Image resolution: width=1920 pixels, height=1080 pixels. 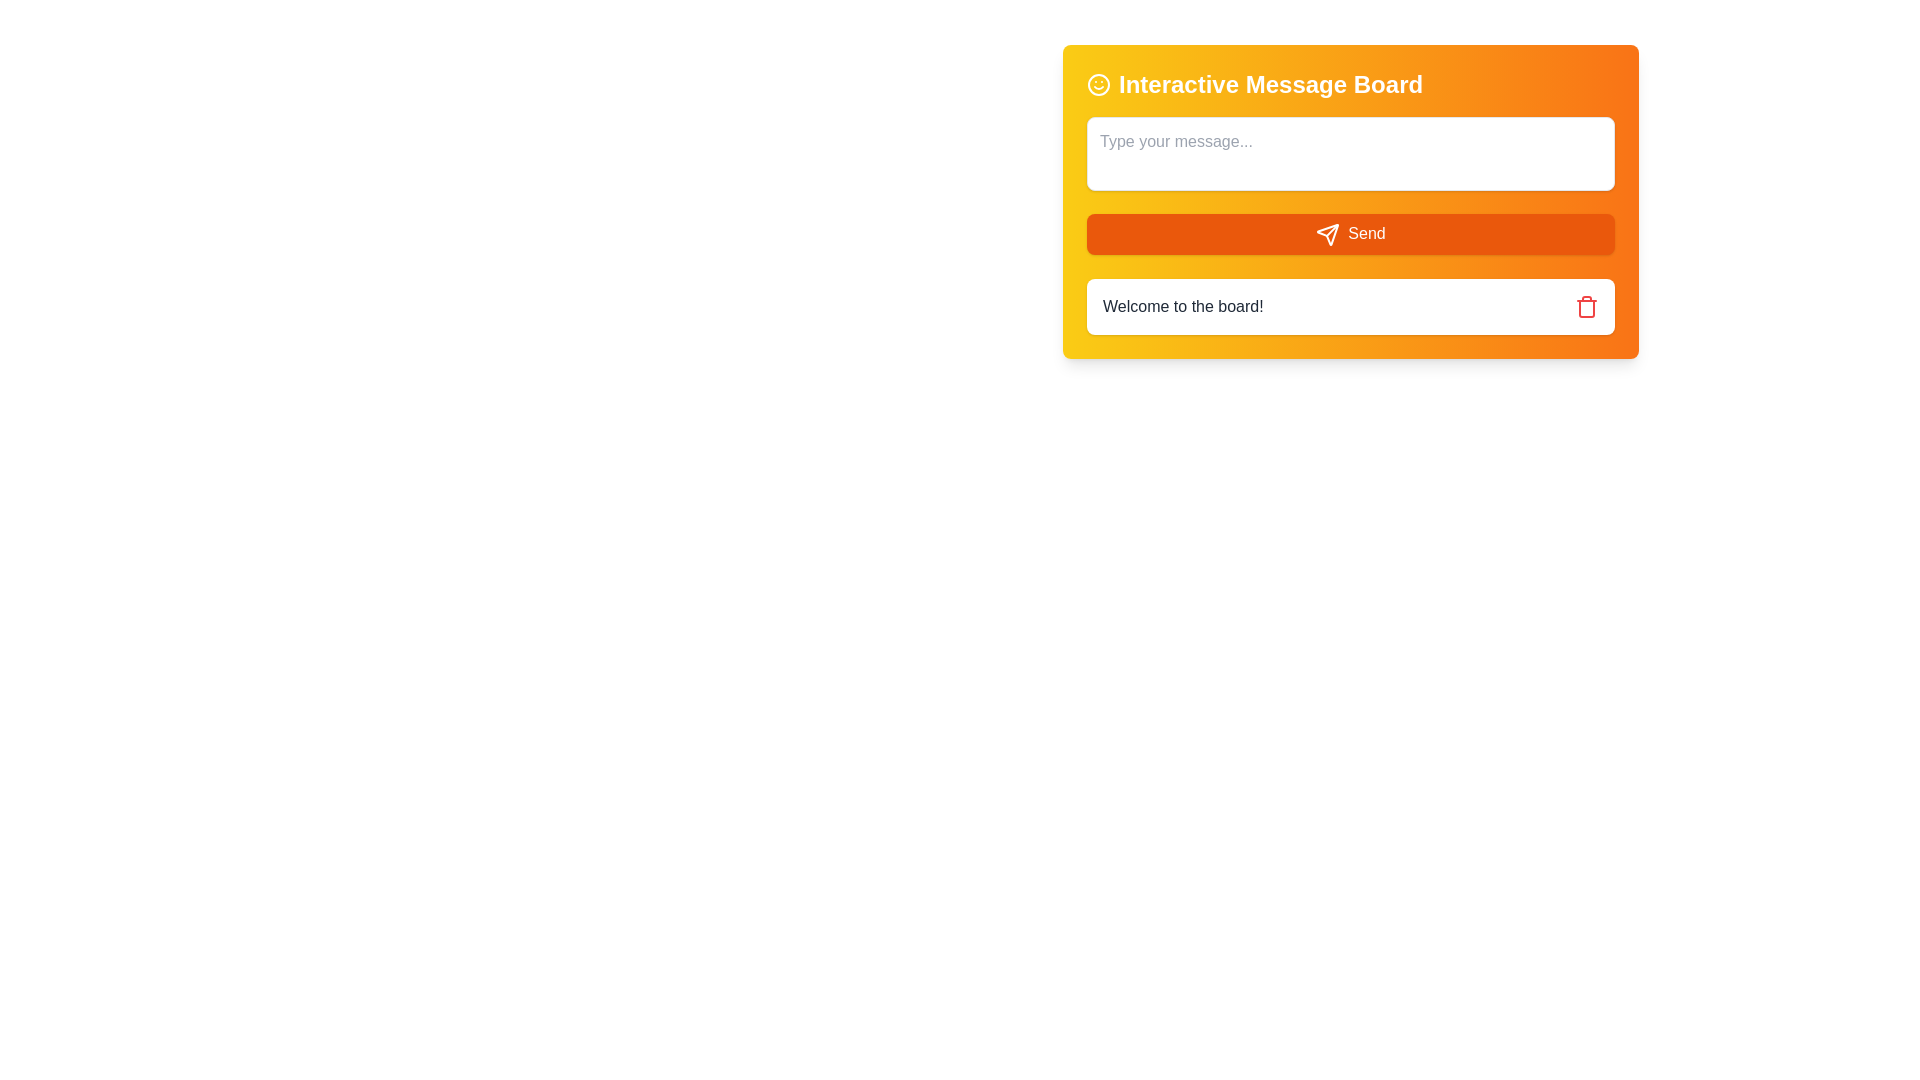 What do you see at coordinates (1350, 233) in the screenshot?
I see `the 'Send' button with a bold orange background and white text, which includes a paper plane icon, to provide visual feedback` at bounding box center [1350, 233].